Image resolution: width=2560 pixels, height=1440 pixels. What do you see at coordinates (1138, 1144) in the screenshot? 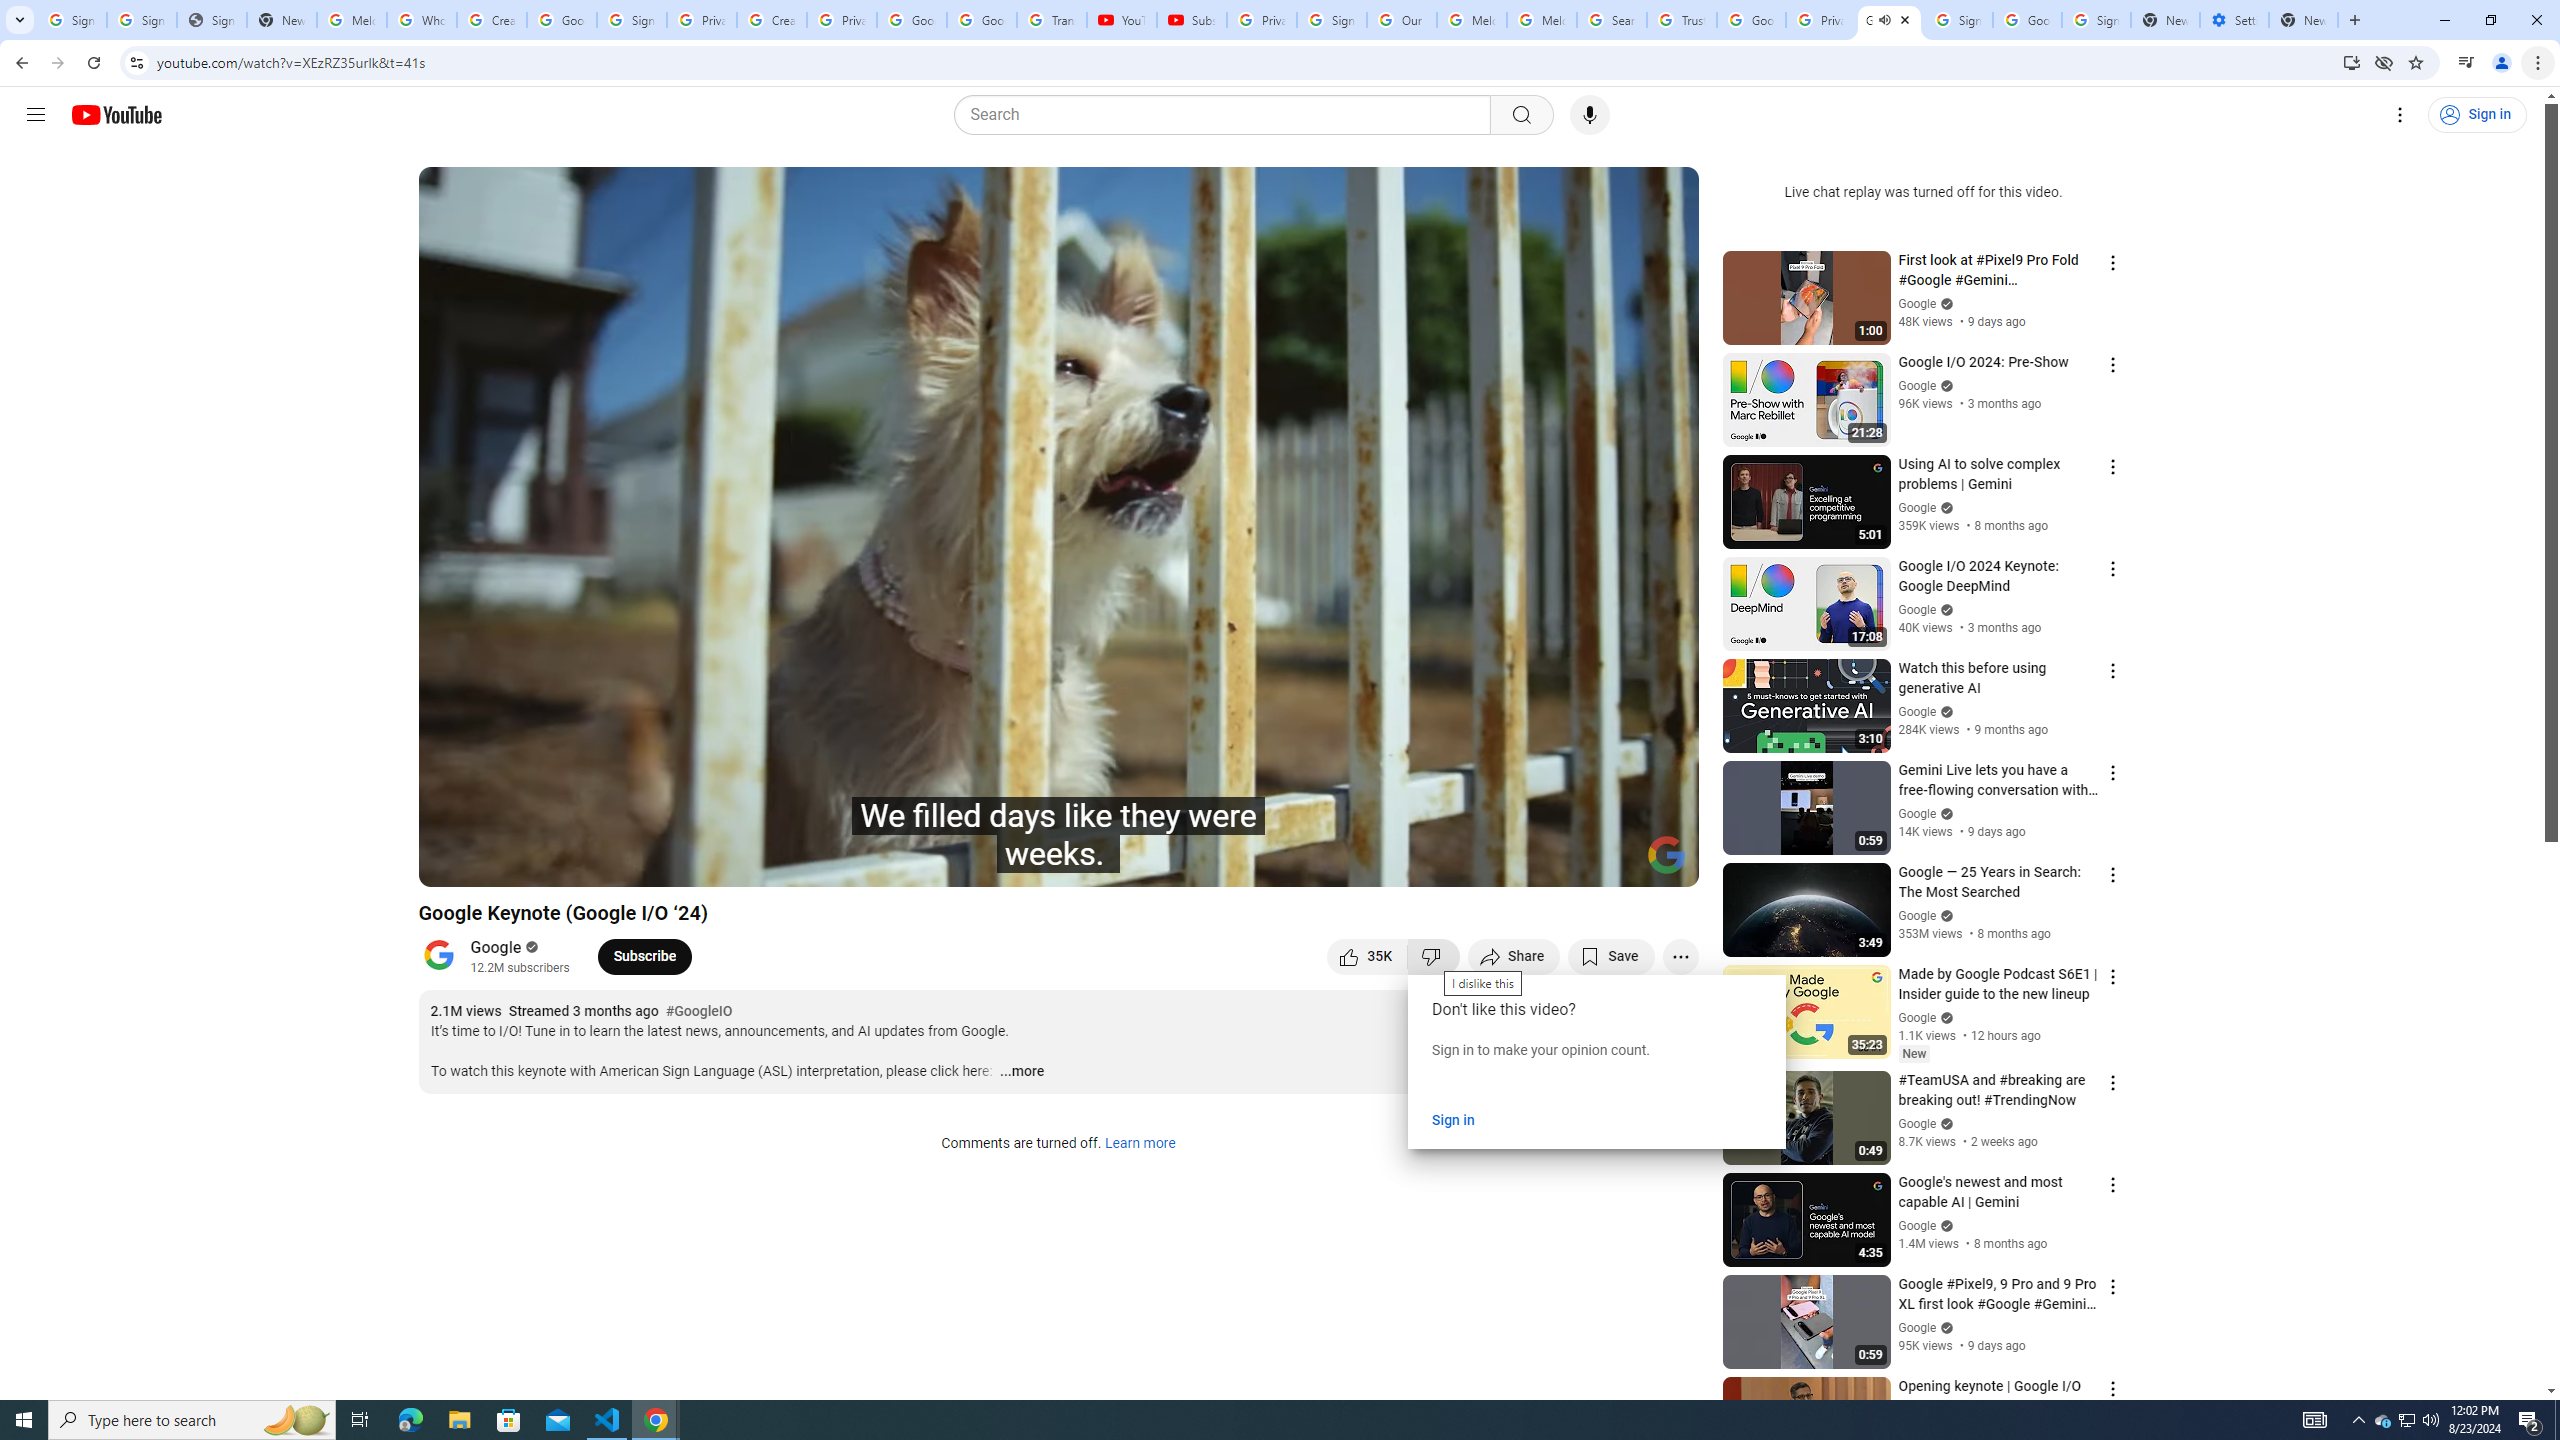
I see `'Learn more'` at bounding box center [1138, 1144].